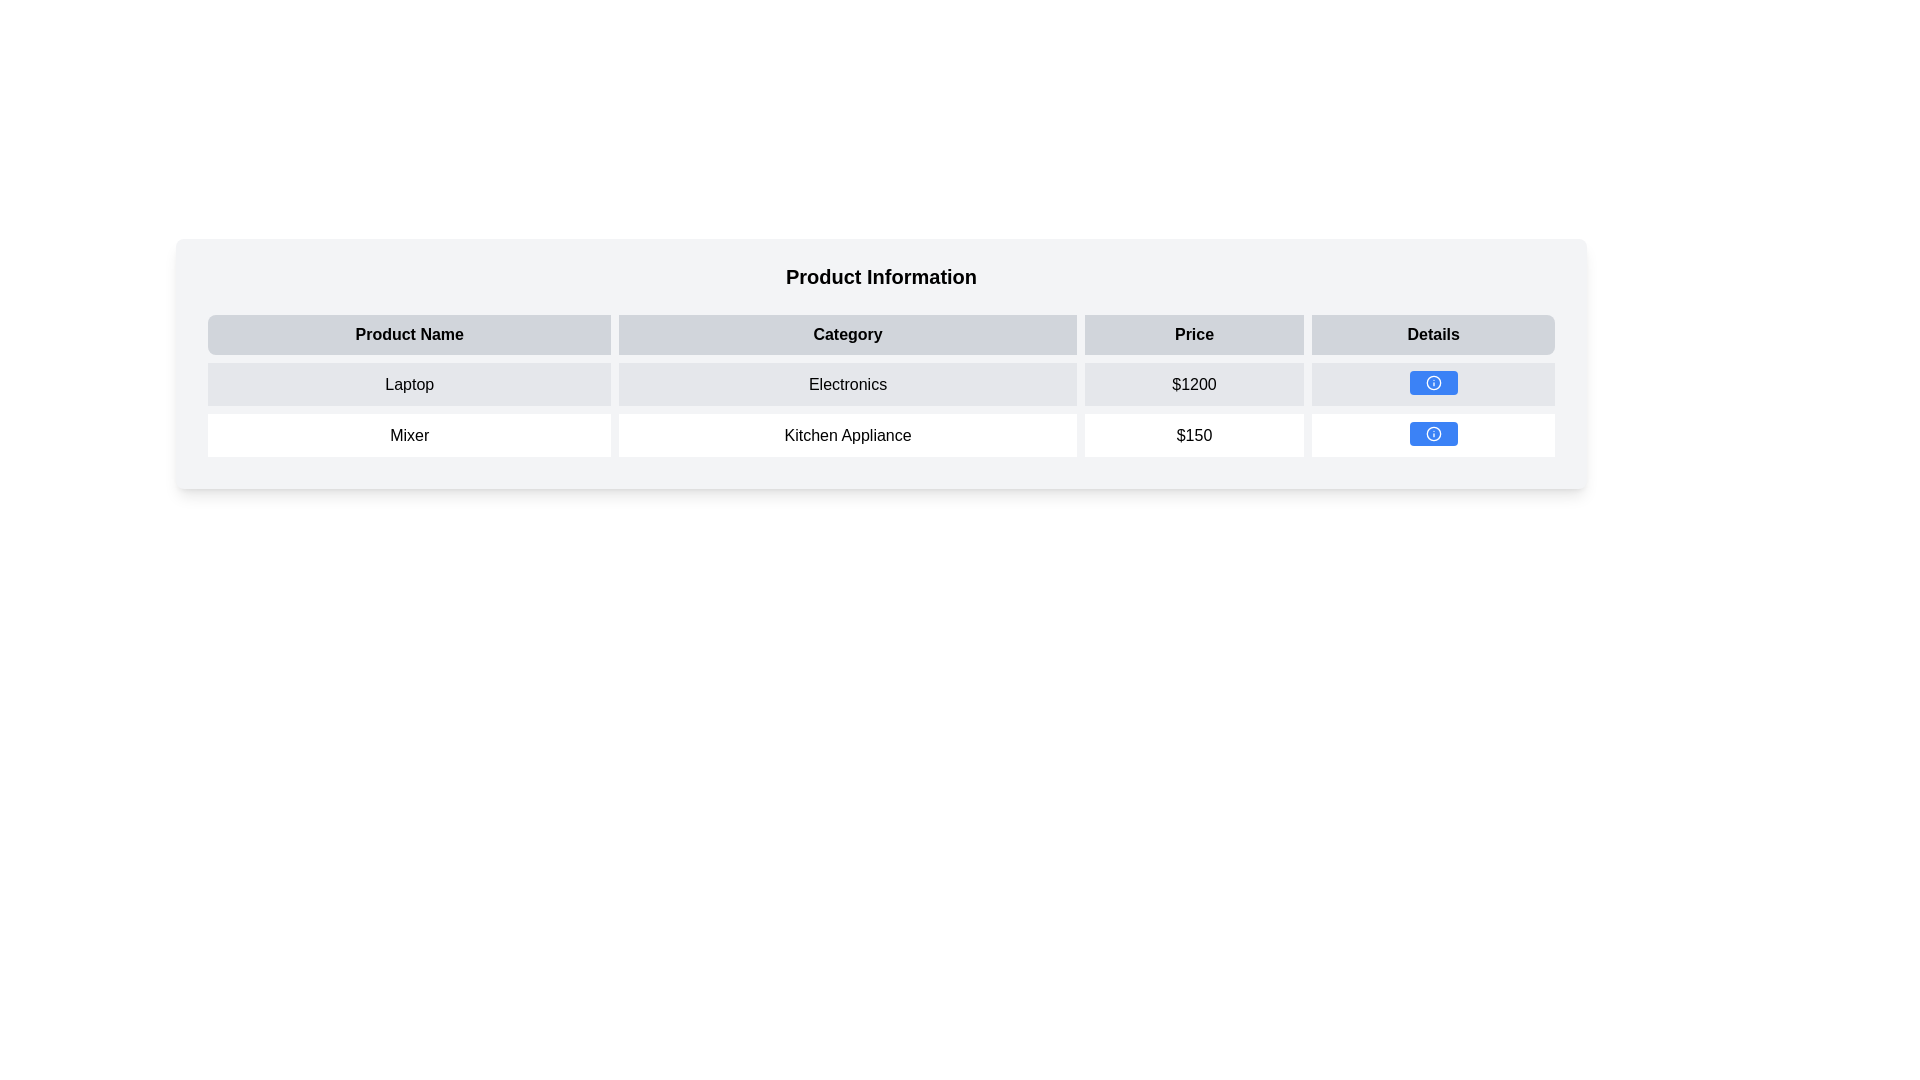  I want to click on the blue button with a circular 'i' icon in the 'Details' column of the first row for the 'Laptop' product, so click(1432, 382).